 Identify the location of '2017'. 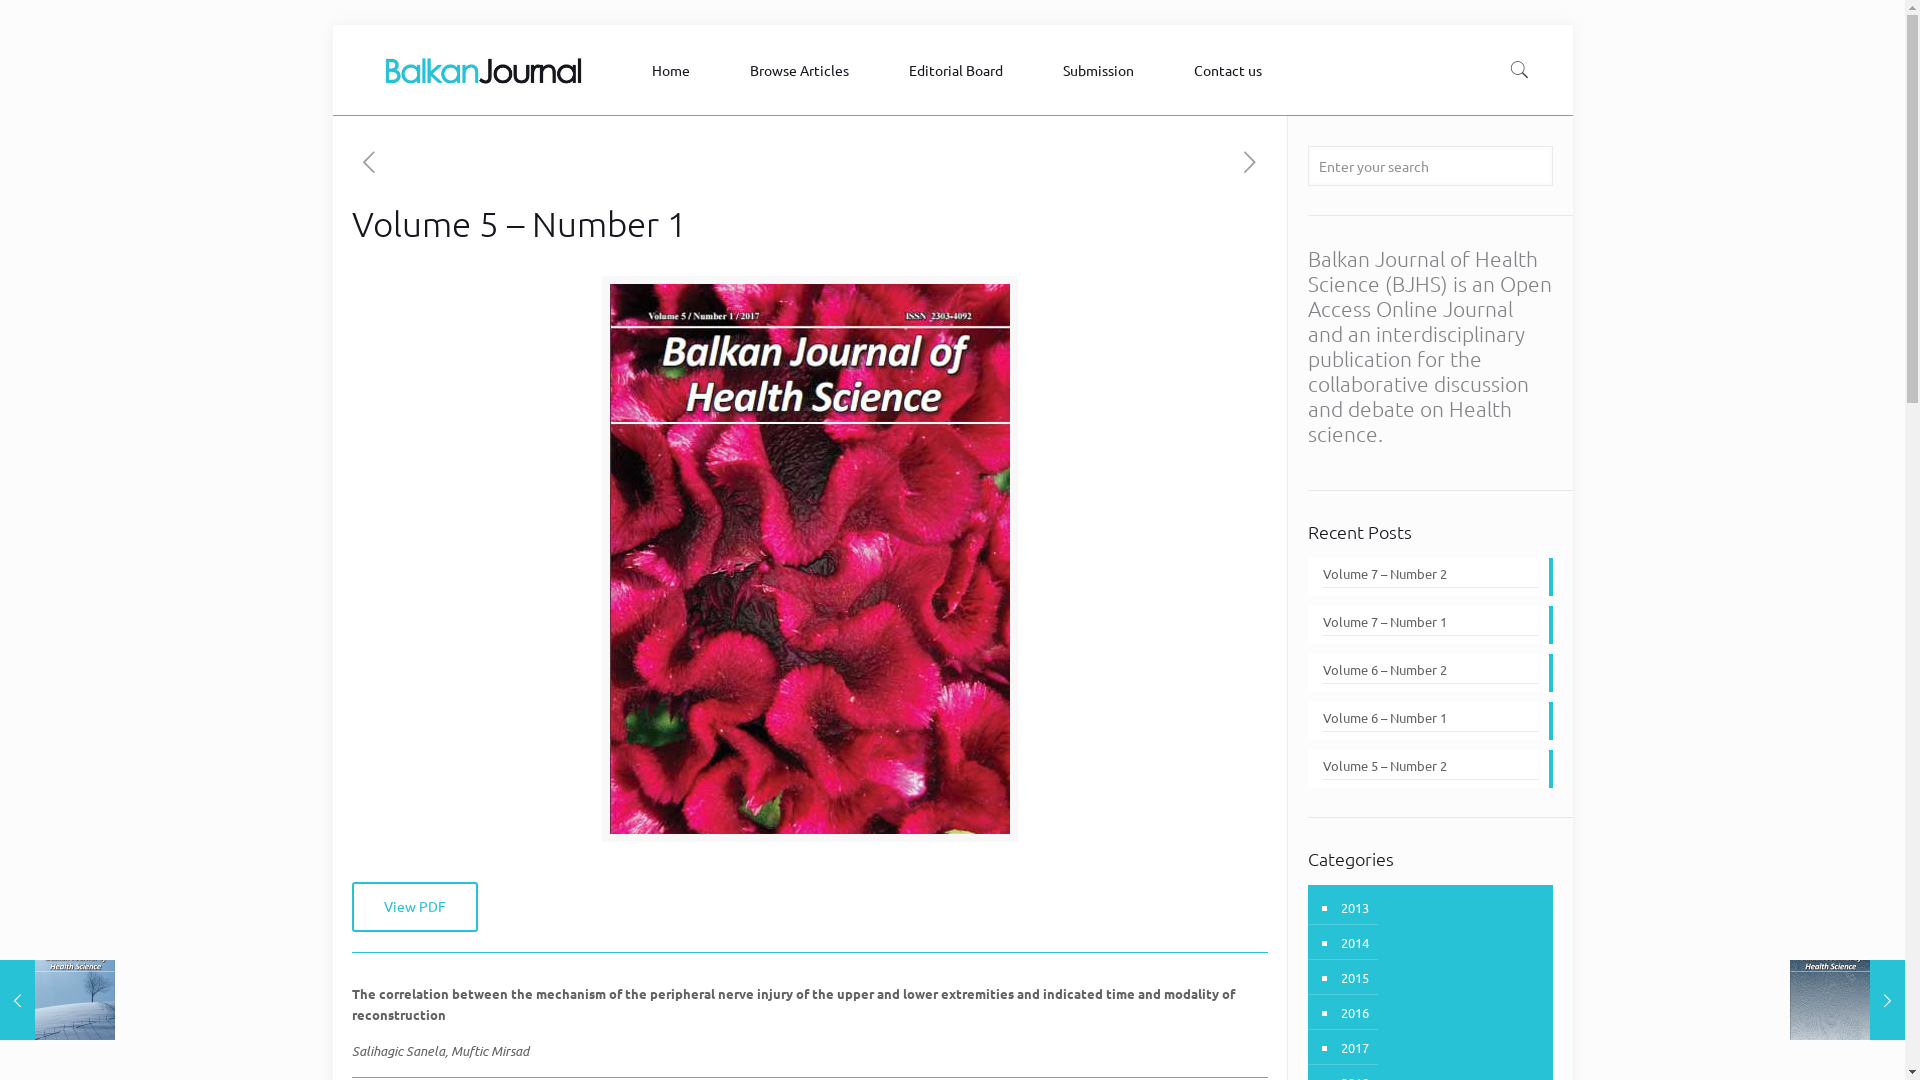
(1353, 1046).